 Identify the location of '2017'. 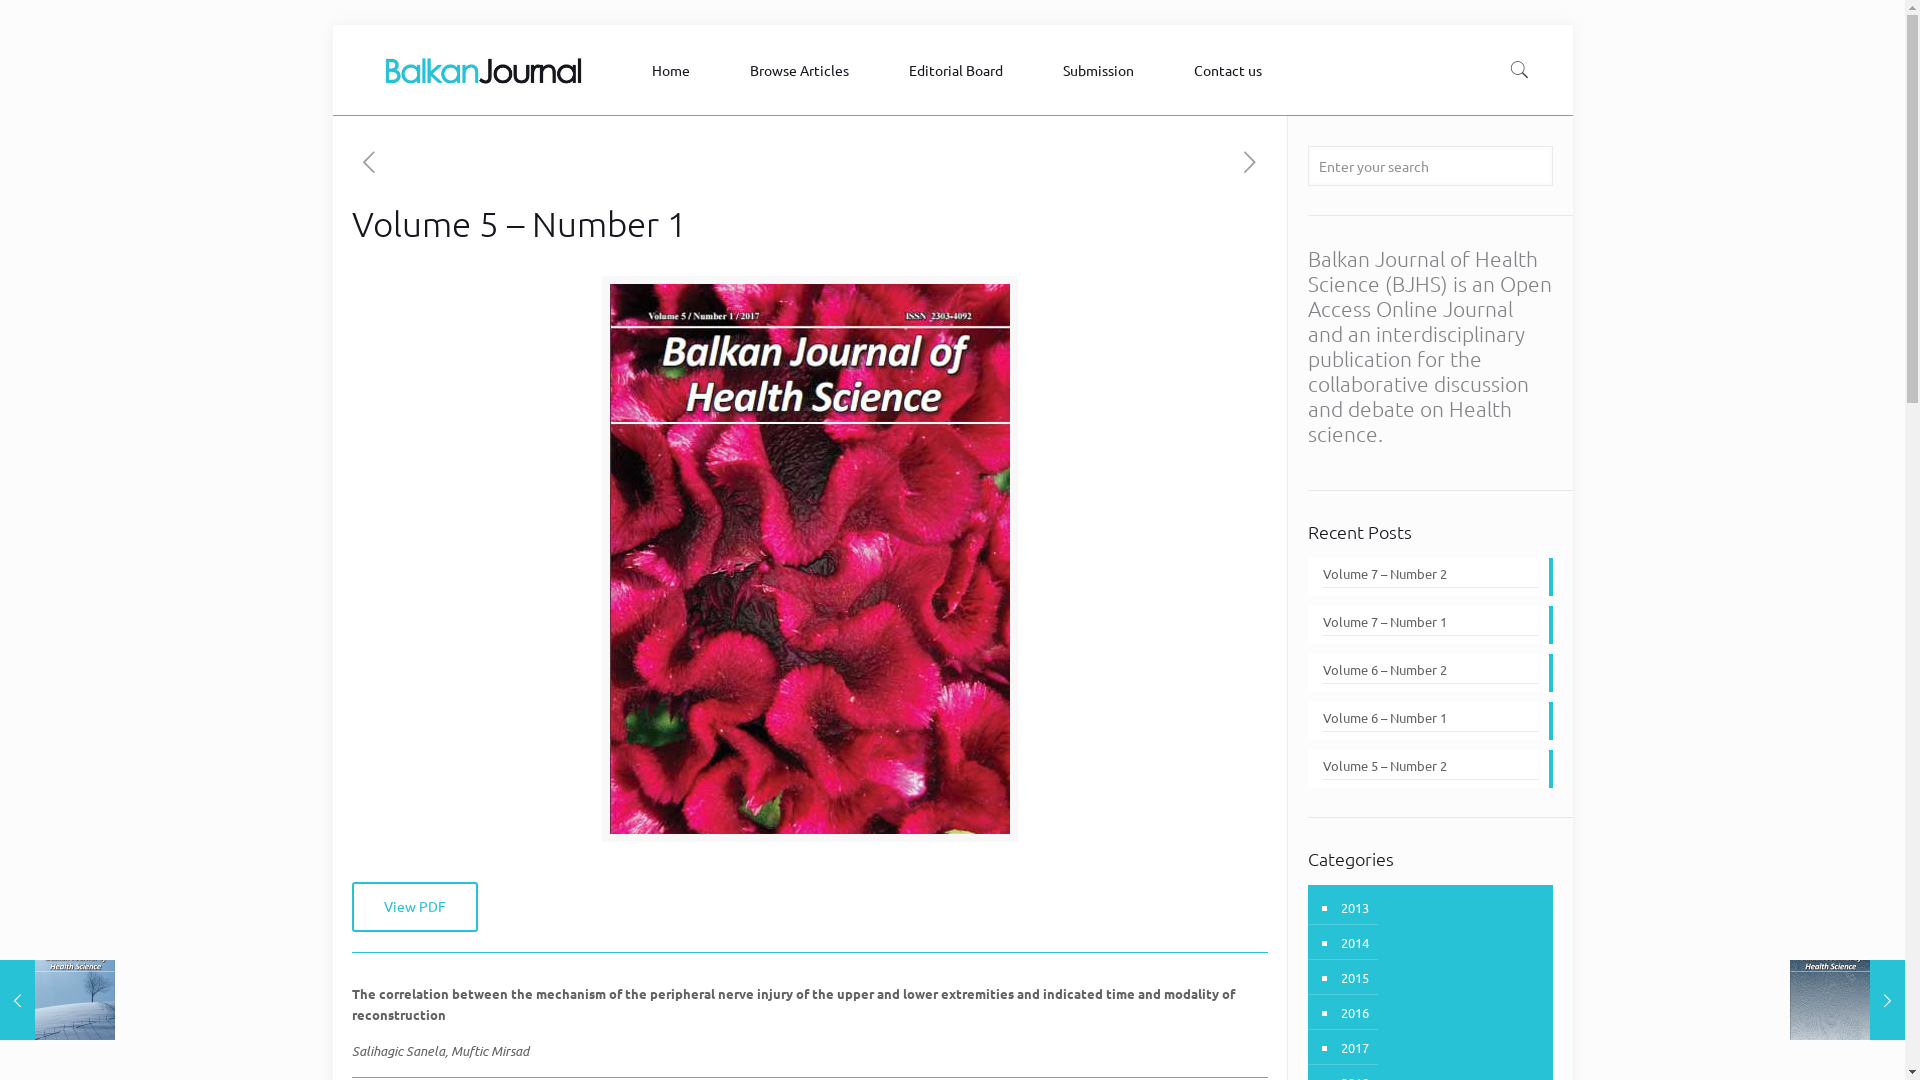
(1353, 1046).